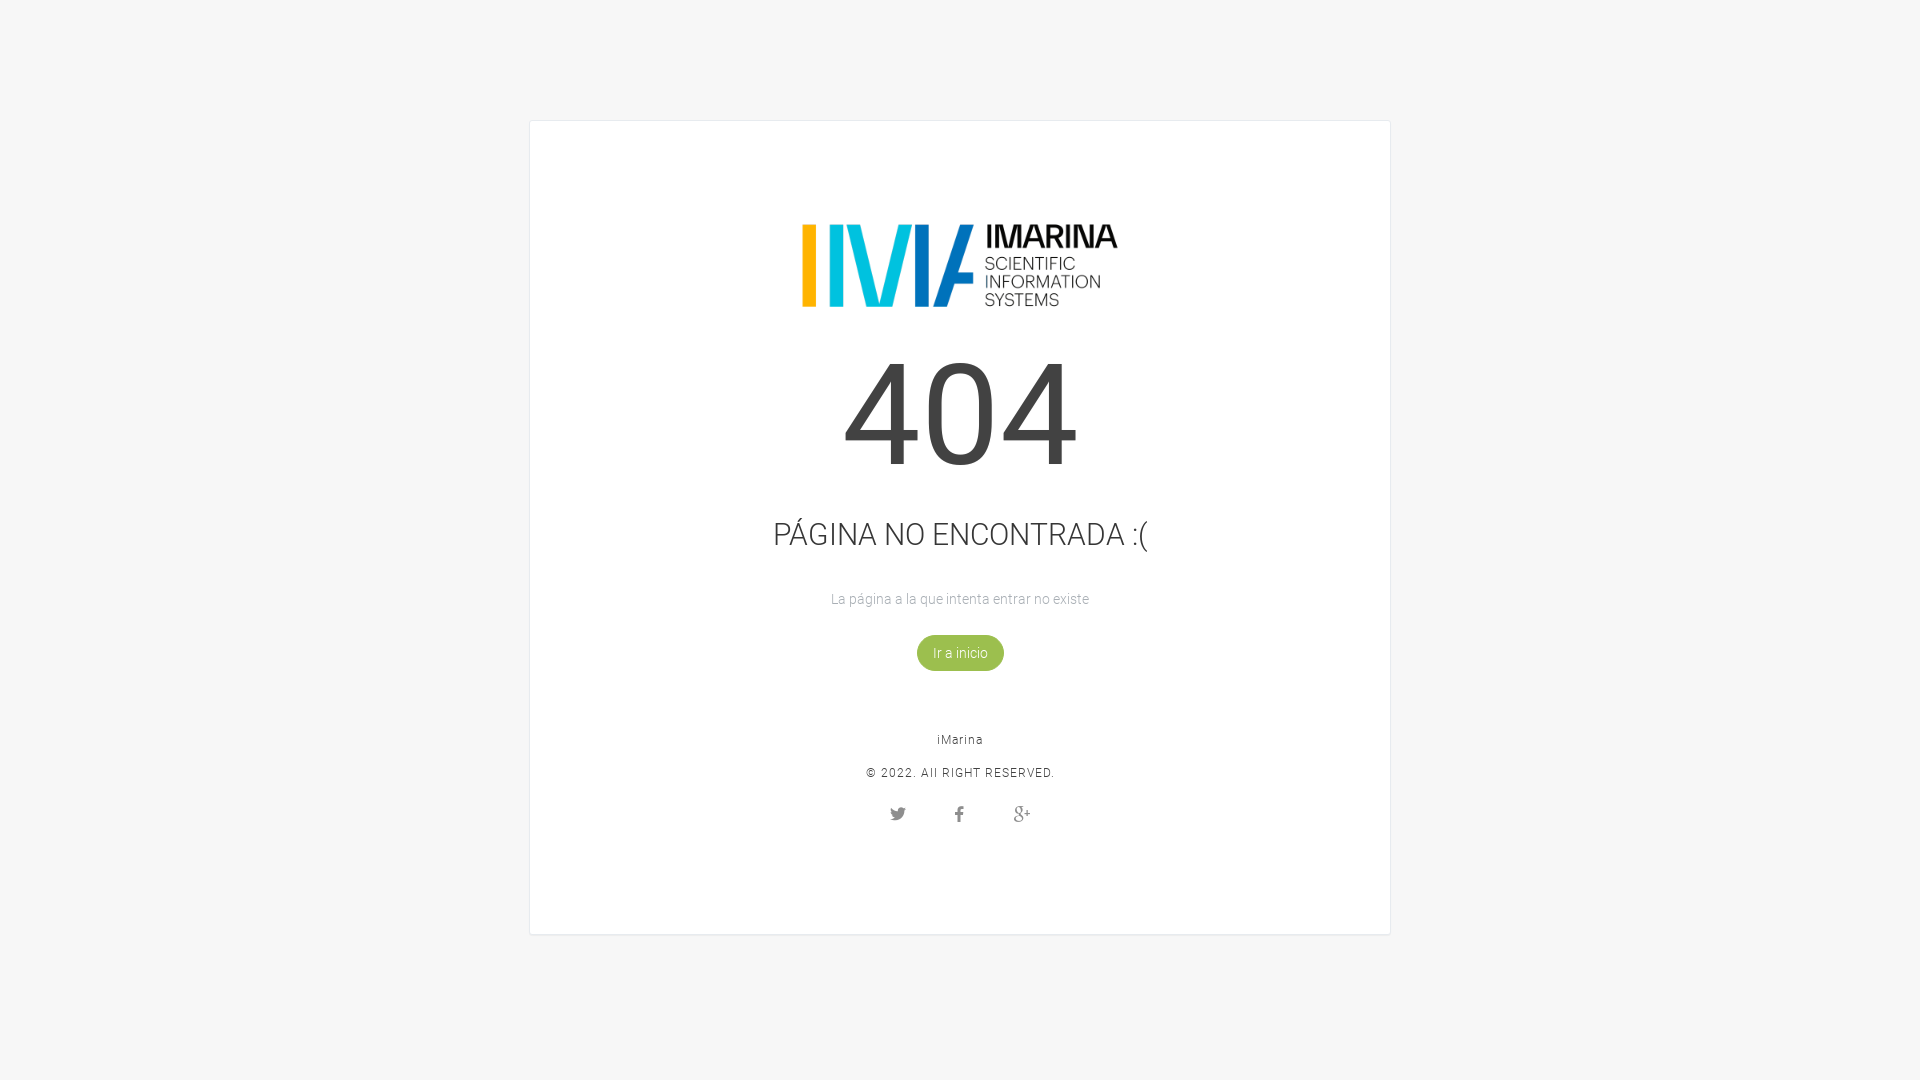 The width and height of the screenshot is (1920, 1080). I want to click on 'Ir a inicio', so click(958, 652).